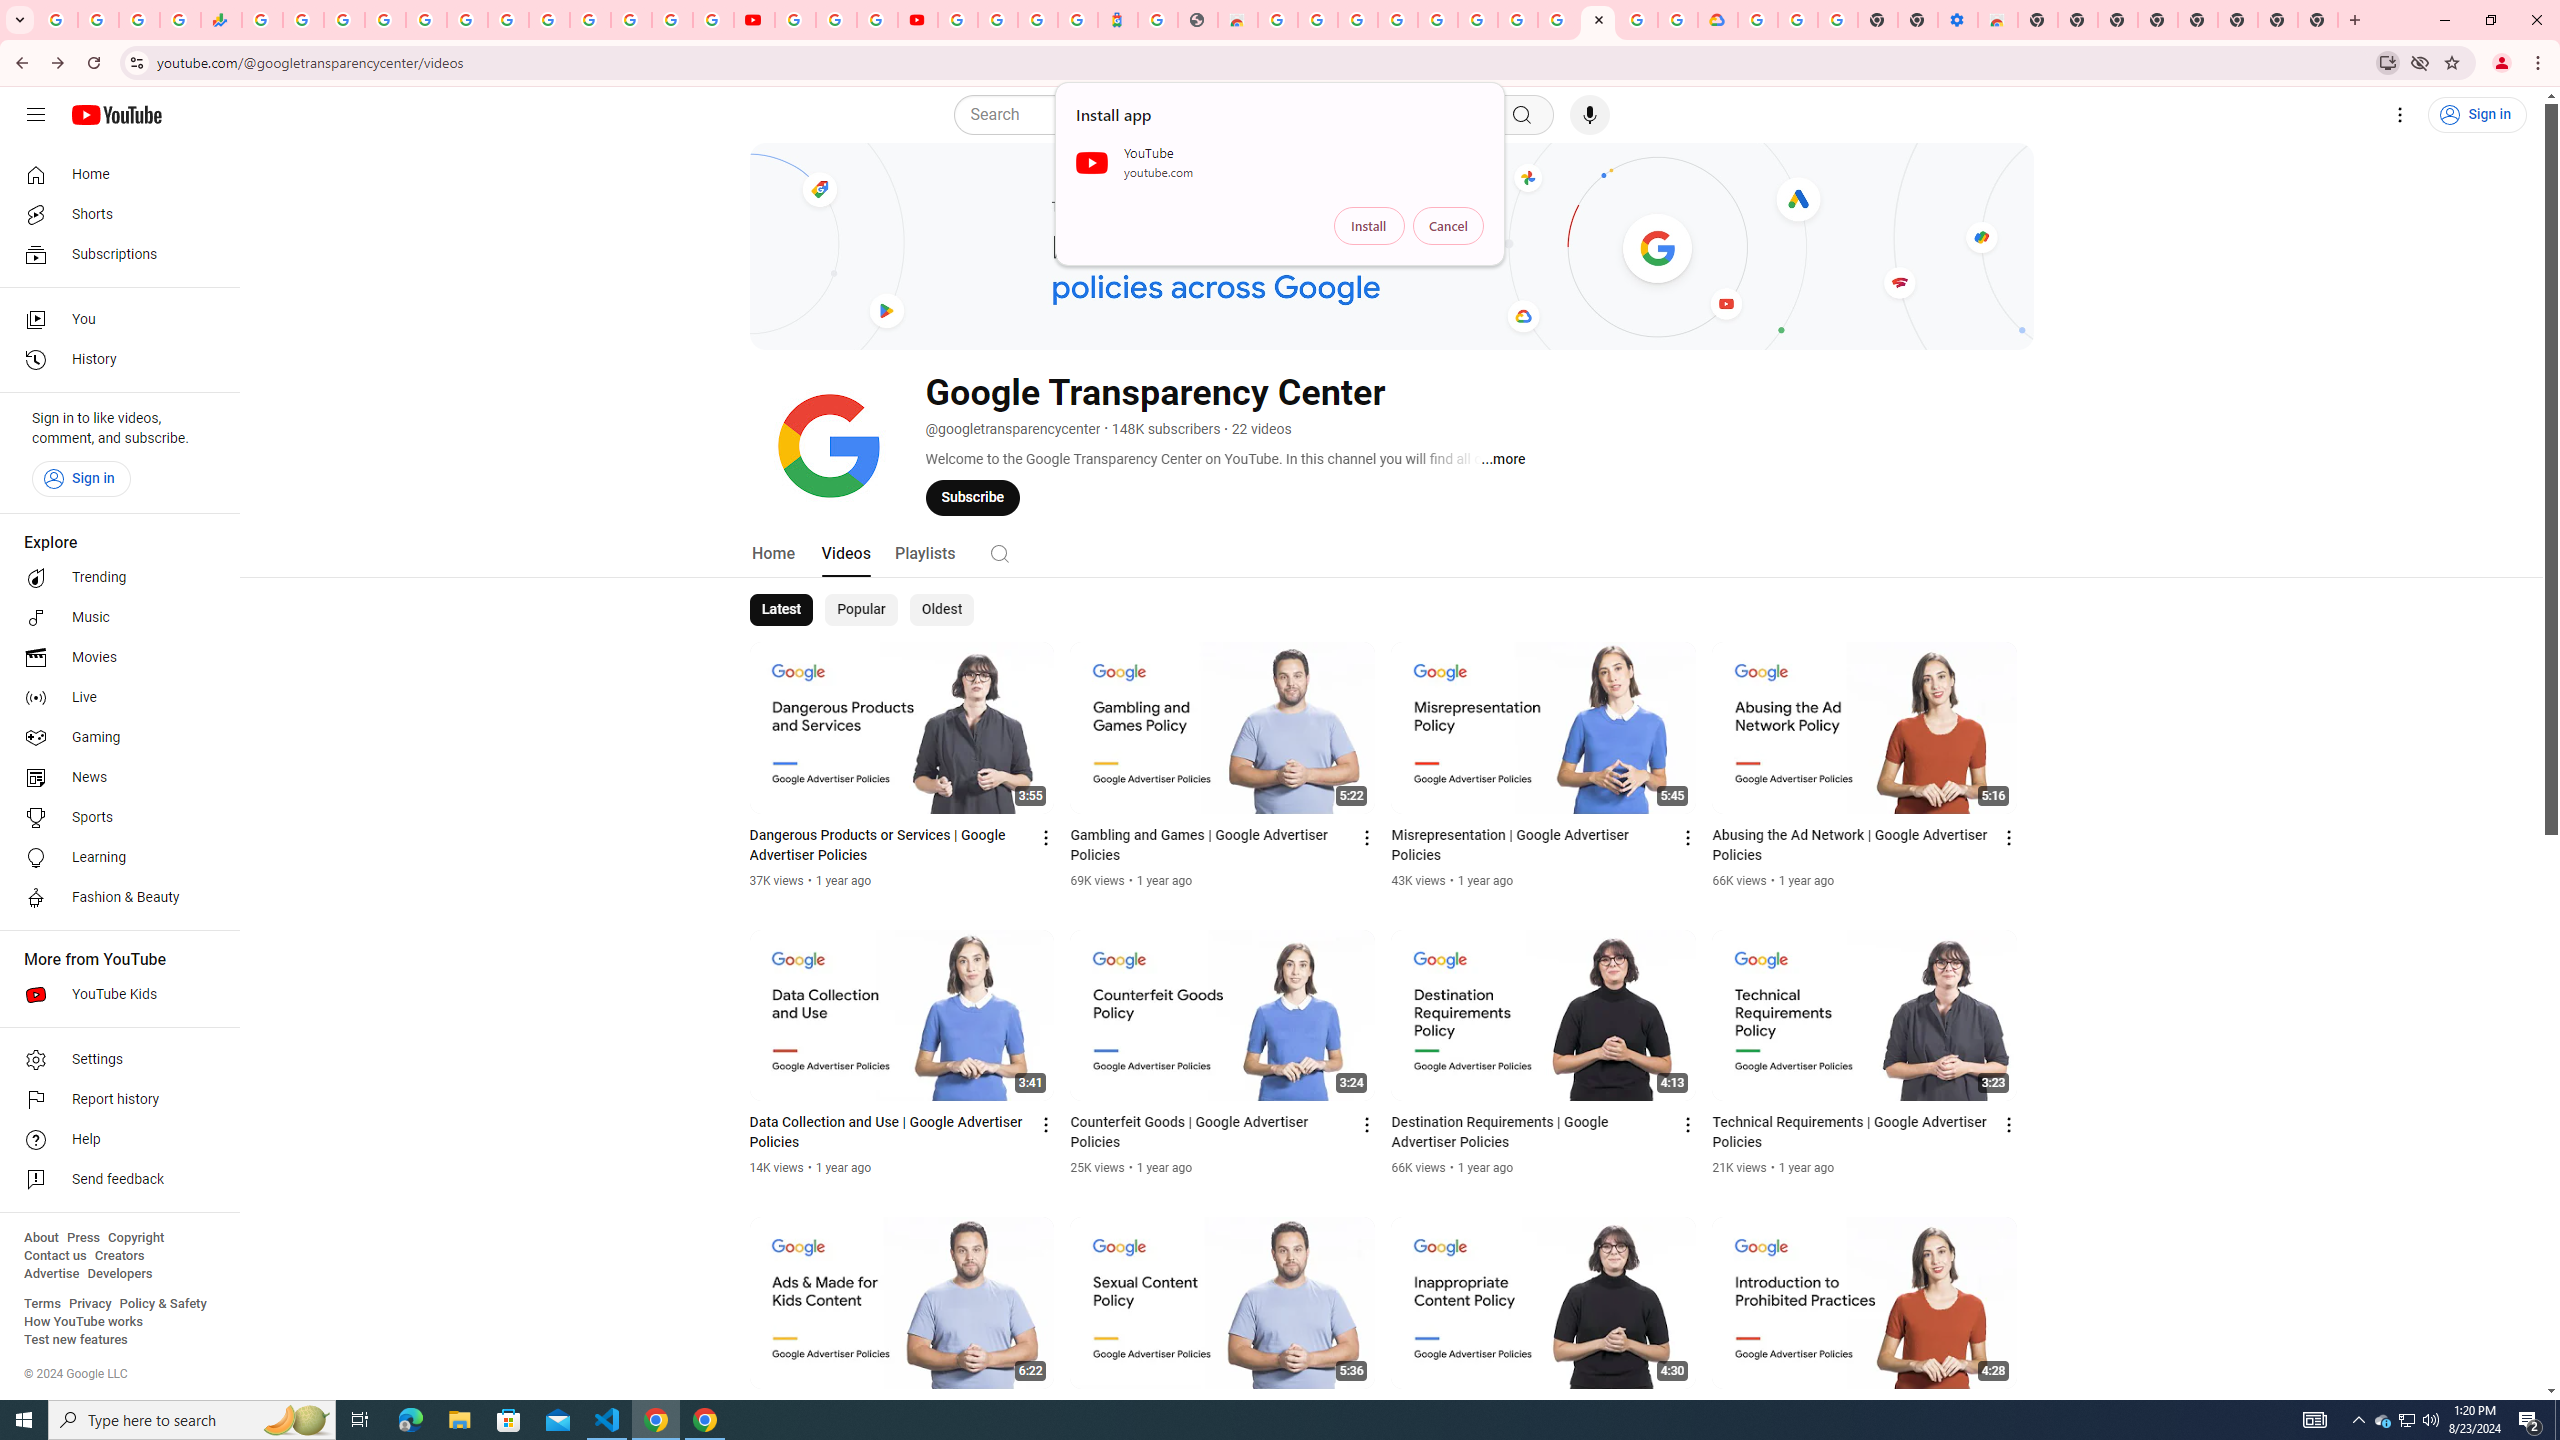  What do you see at coordinates (1236, 19) in the screenshot?
I see `'Chrome Web Store - Household'` at bounding box center [1236, 19].